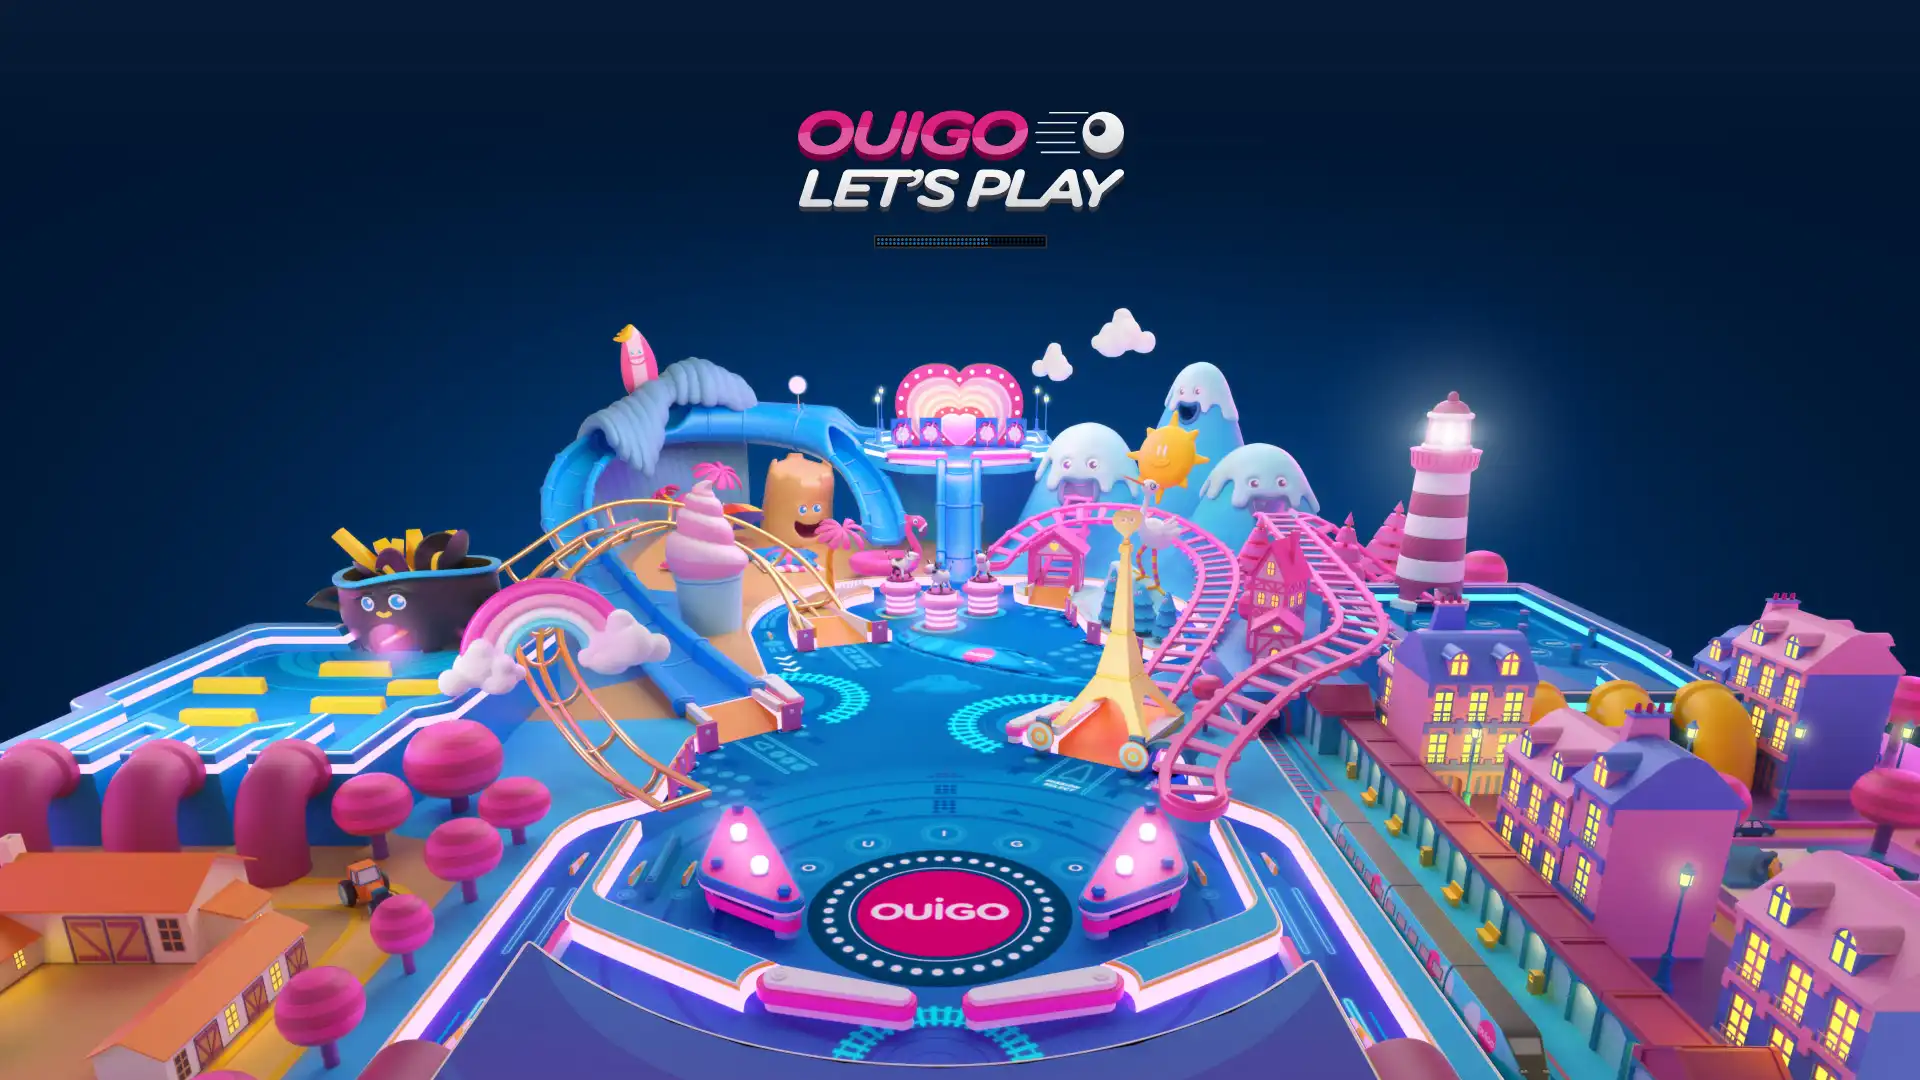 The image size is (1920, 1080). Describe the element at coordinates (960, 1050) in the screenshot. I see `CLASSEMENT` at that location.